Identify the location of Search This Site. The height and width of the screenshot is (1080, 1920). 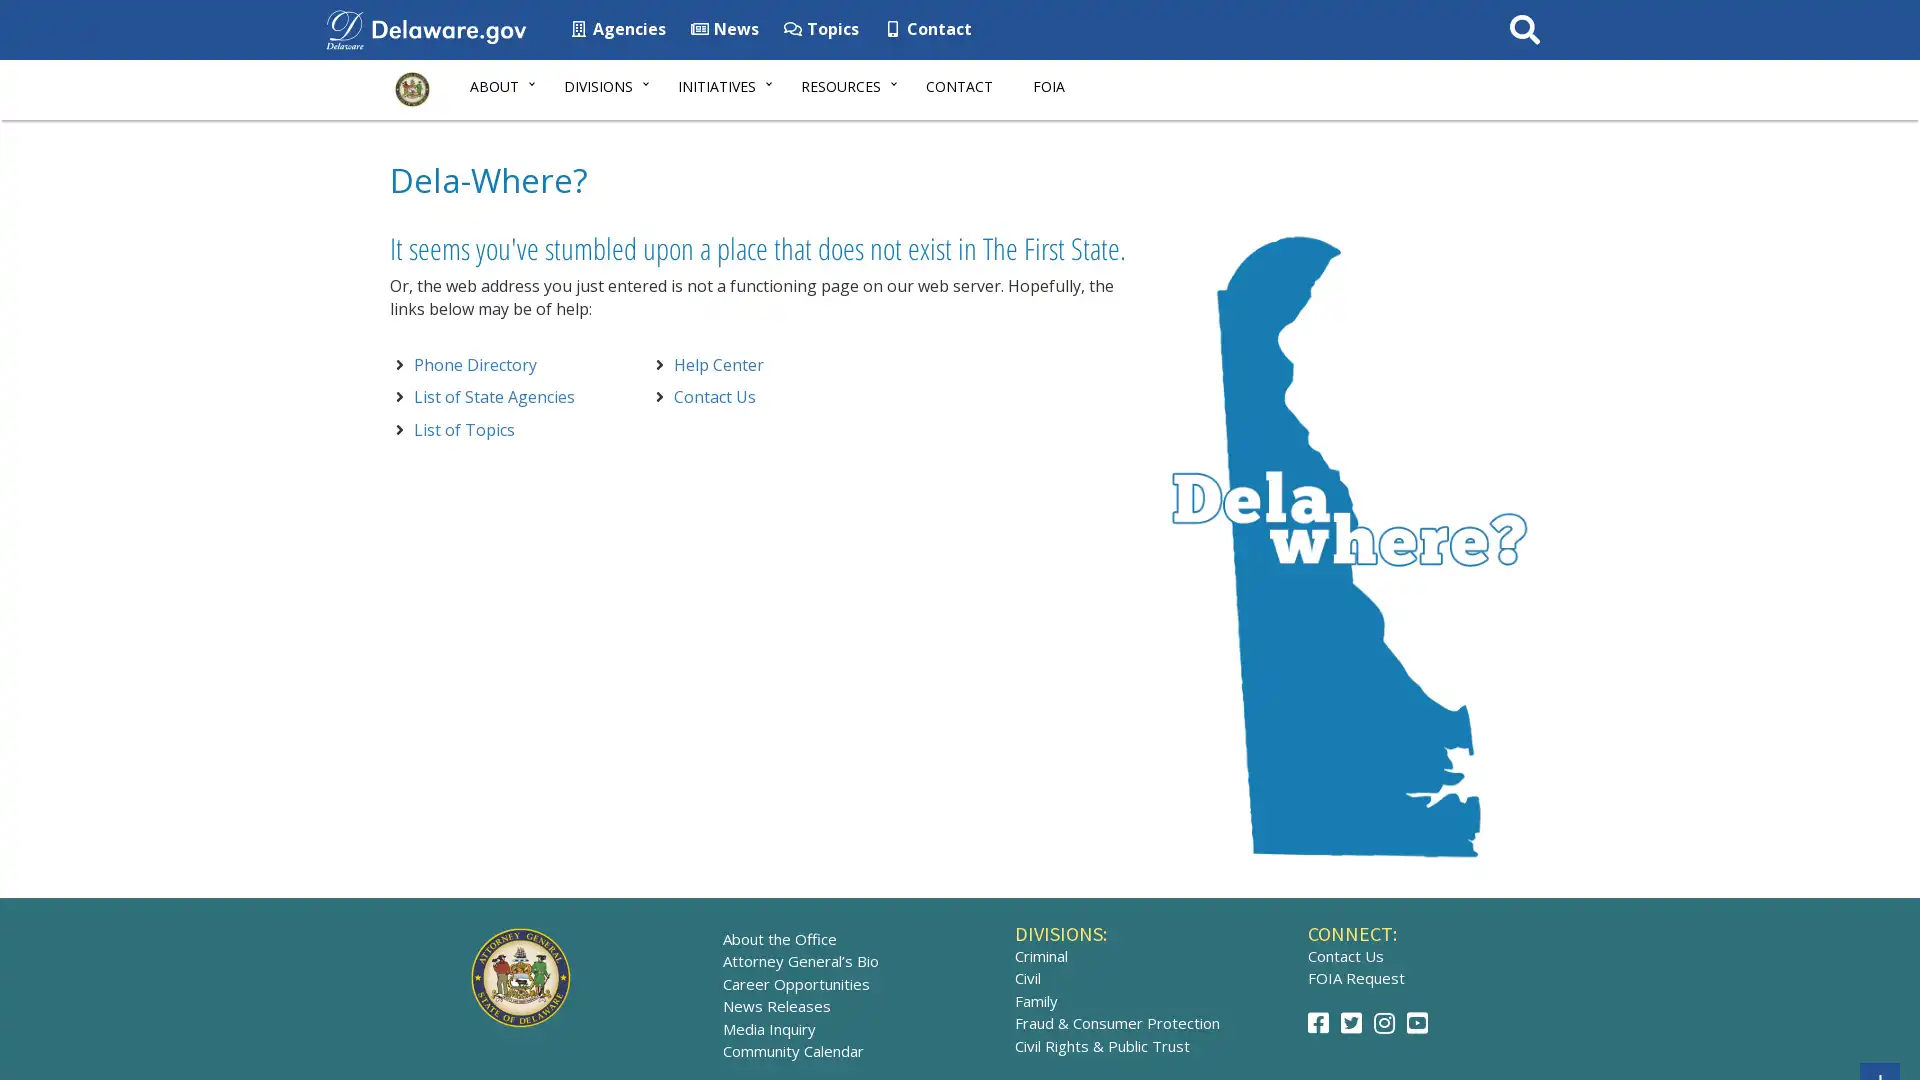
(1523, 31).